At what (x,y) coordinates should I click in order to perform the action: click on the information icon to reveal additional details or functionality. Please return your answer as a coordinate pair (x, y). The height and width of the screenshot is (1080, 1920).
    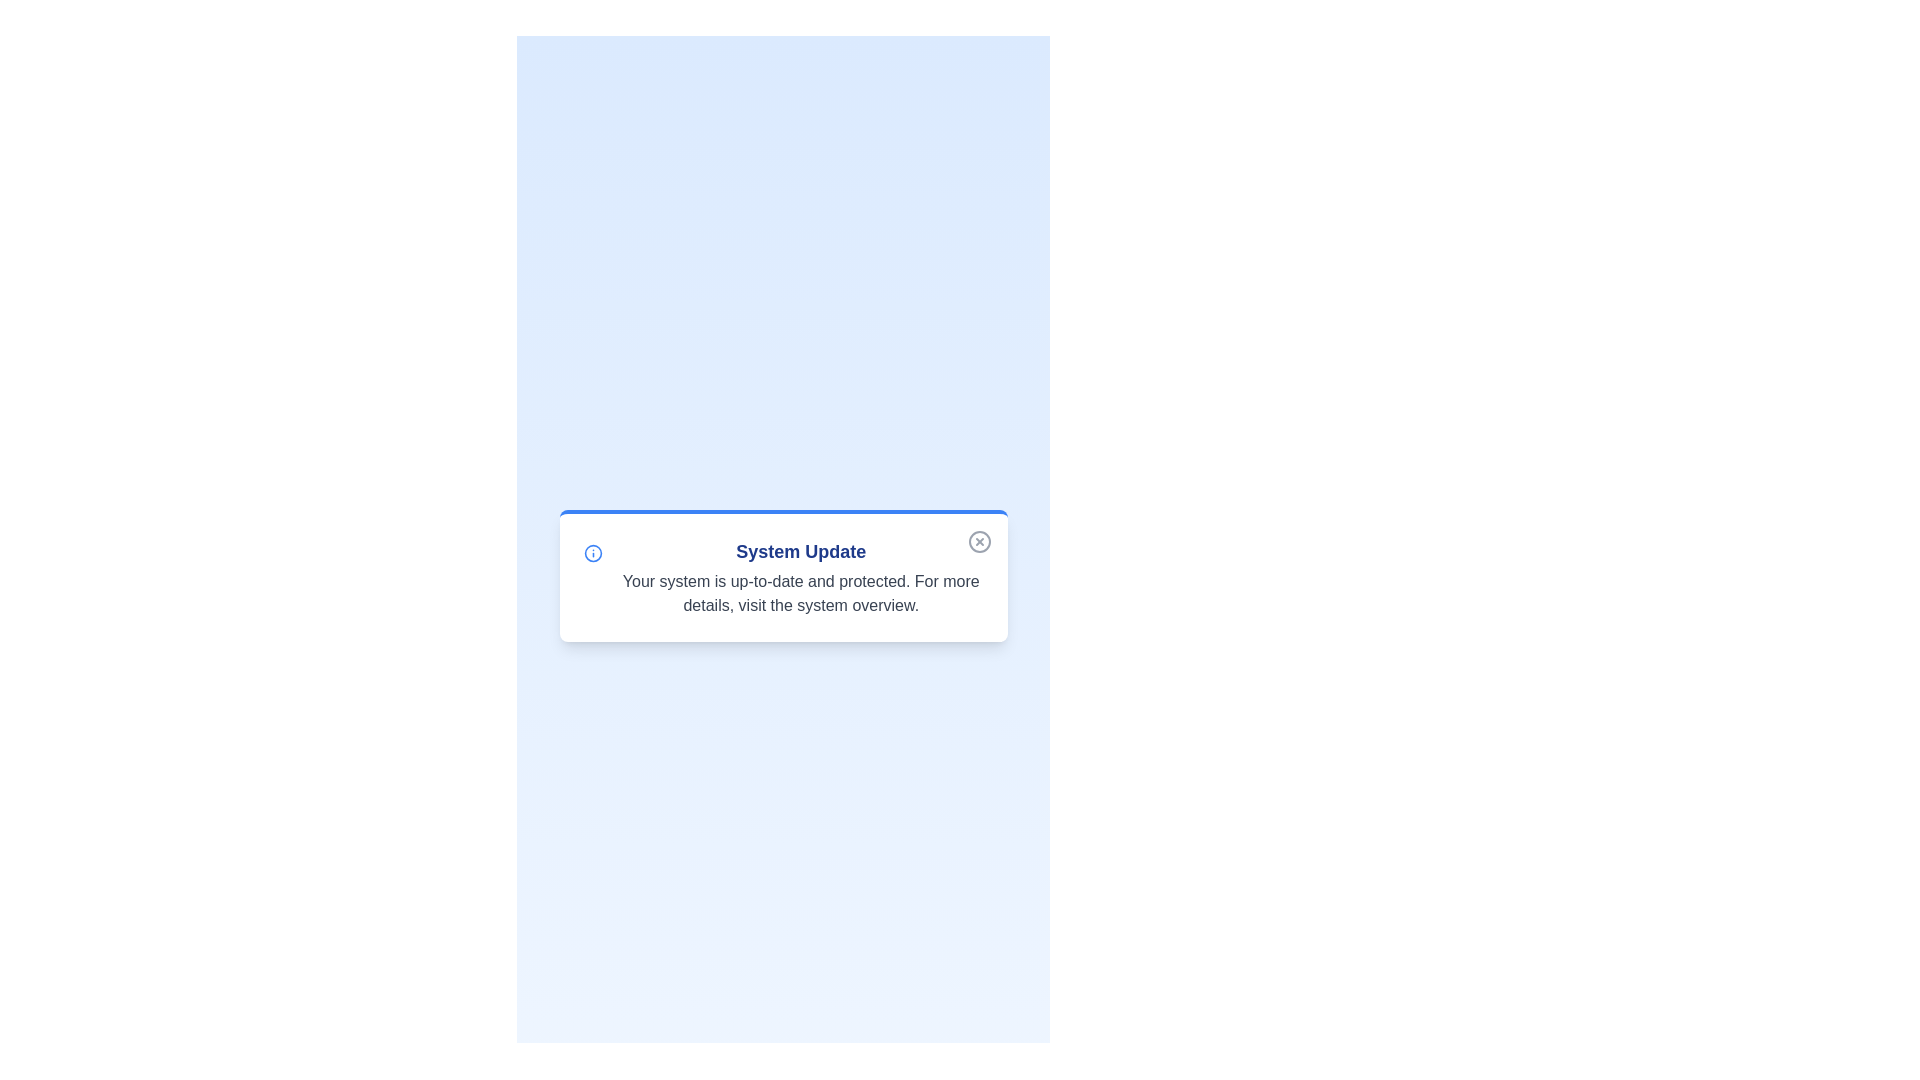
    Looking at the image, I should click on (592, 554).